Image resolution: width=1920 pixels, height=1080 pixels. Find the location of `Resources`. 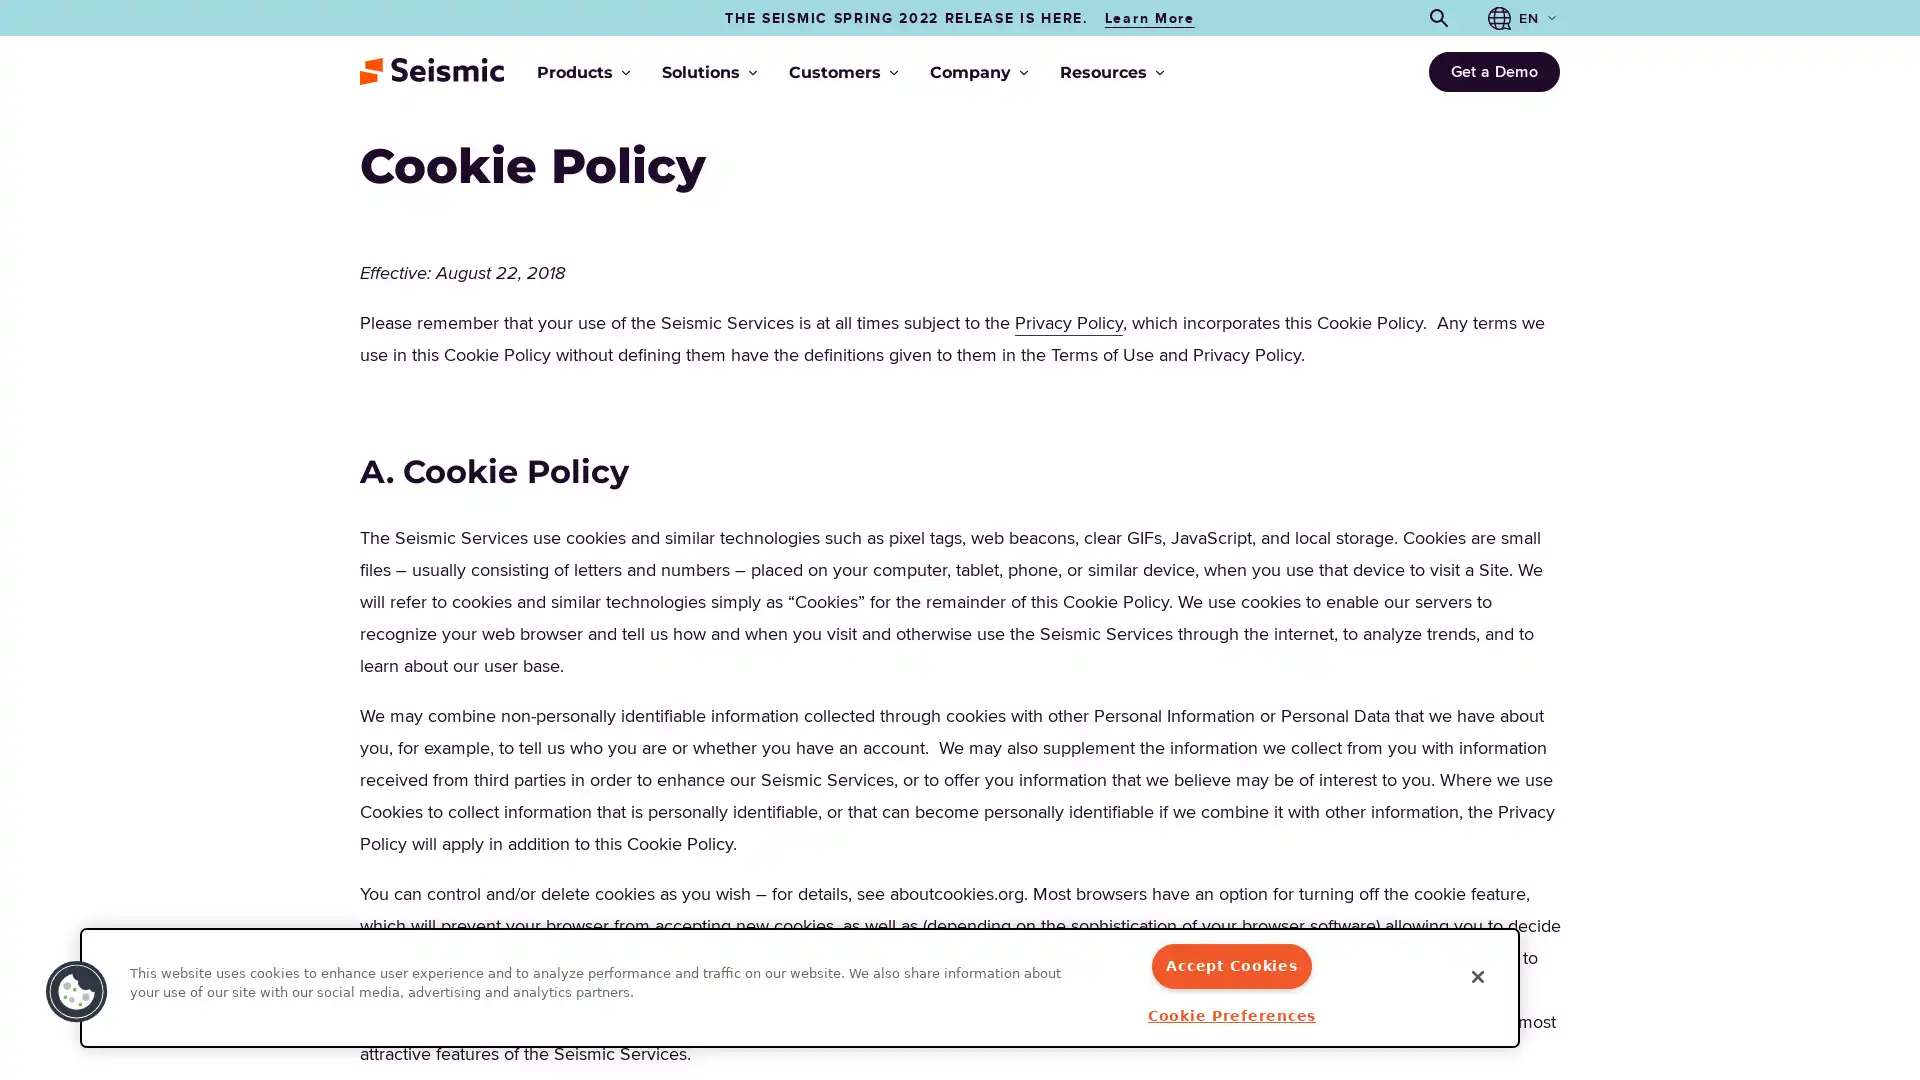

Resources is located at coordinates (1111, 75).